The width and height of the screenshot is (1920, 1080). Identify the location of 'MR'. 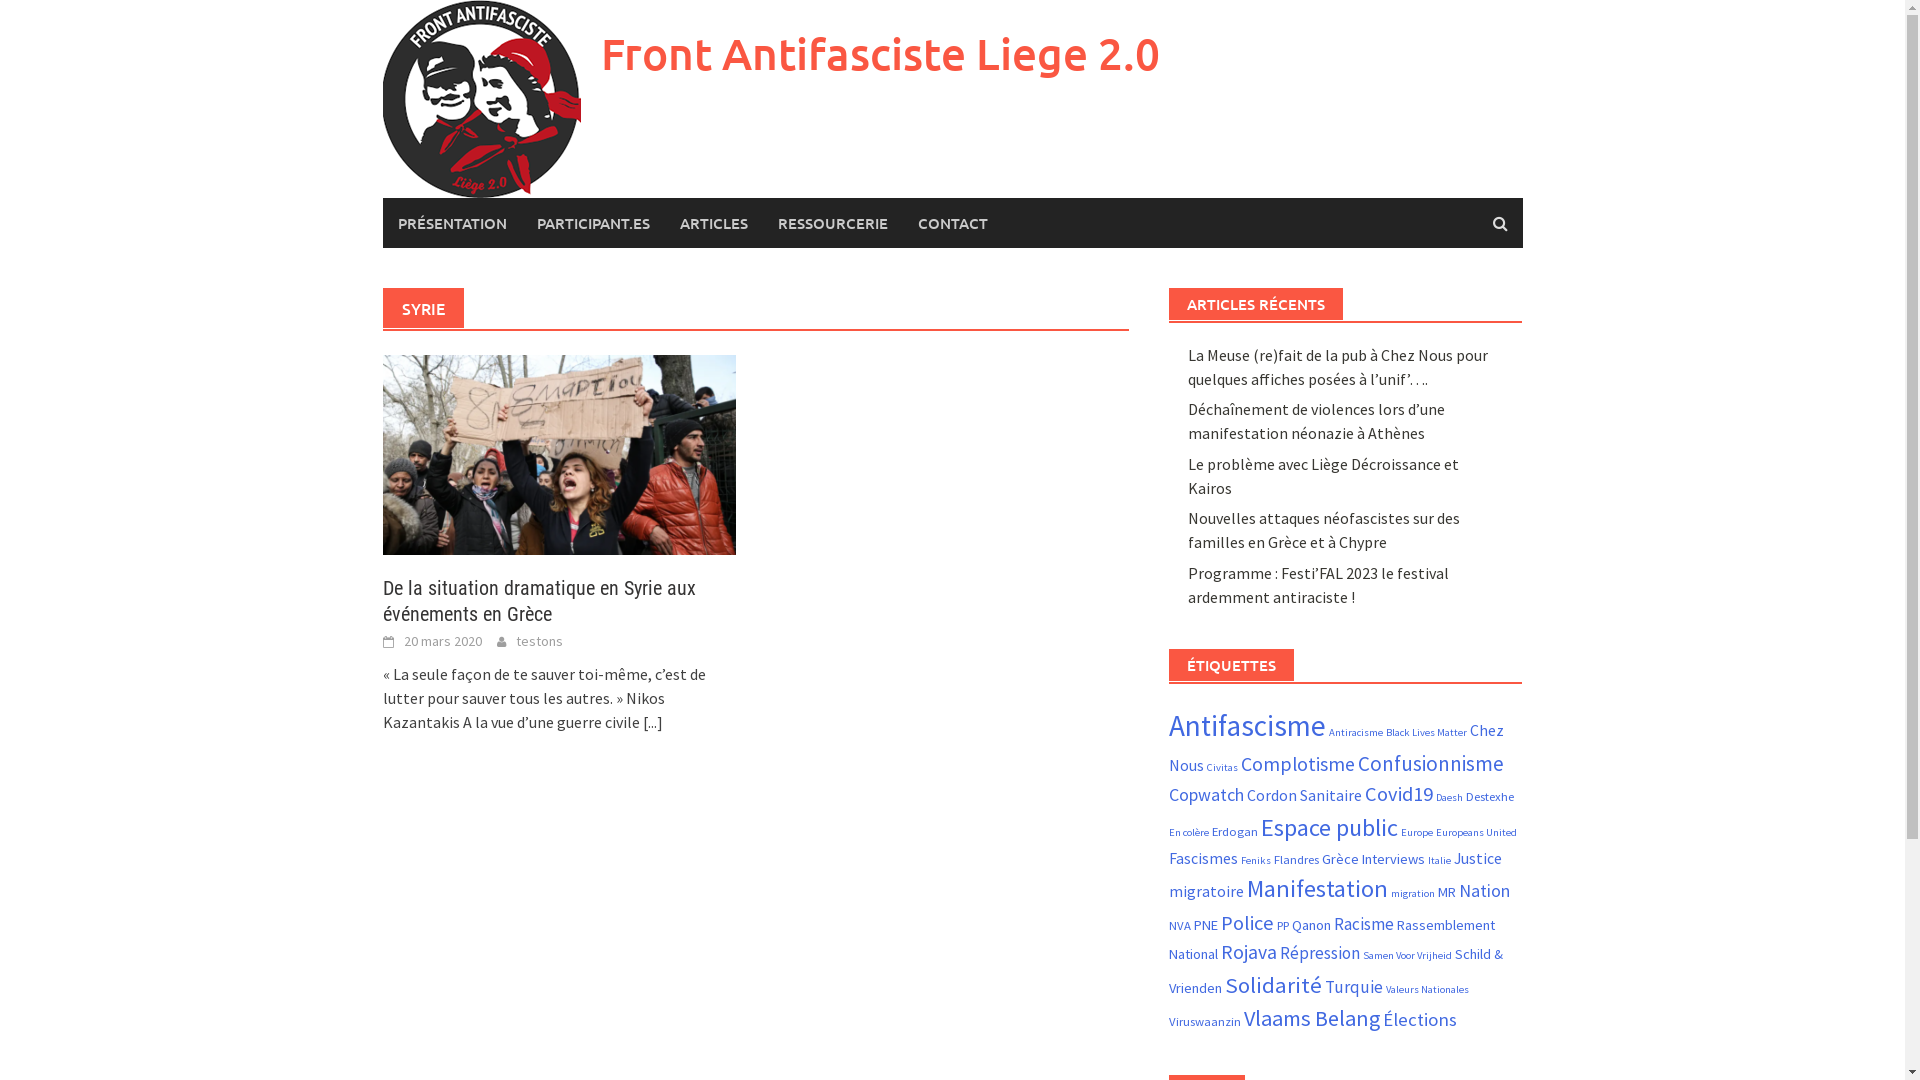
(1446, 890).